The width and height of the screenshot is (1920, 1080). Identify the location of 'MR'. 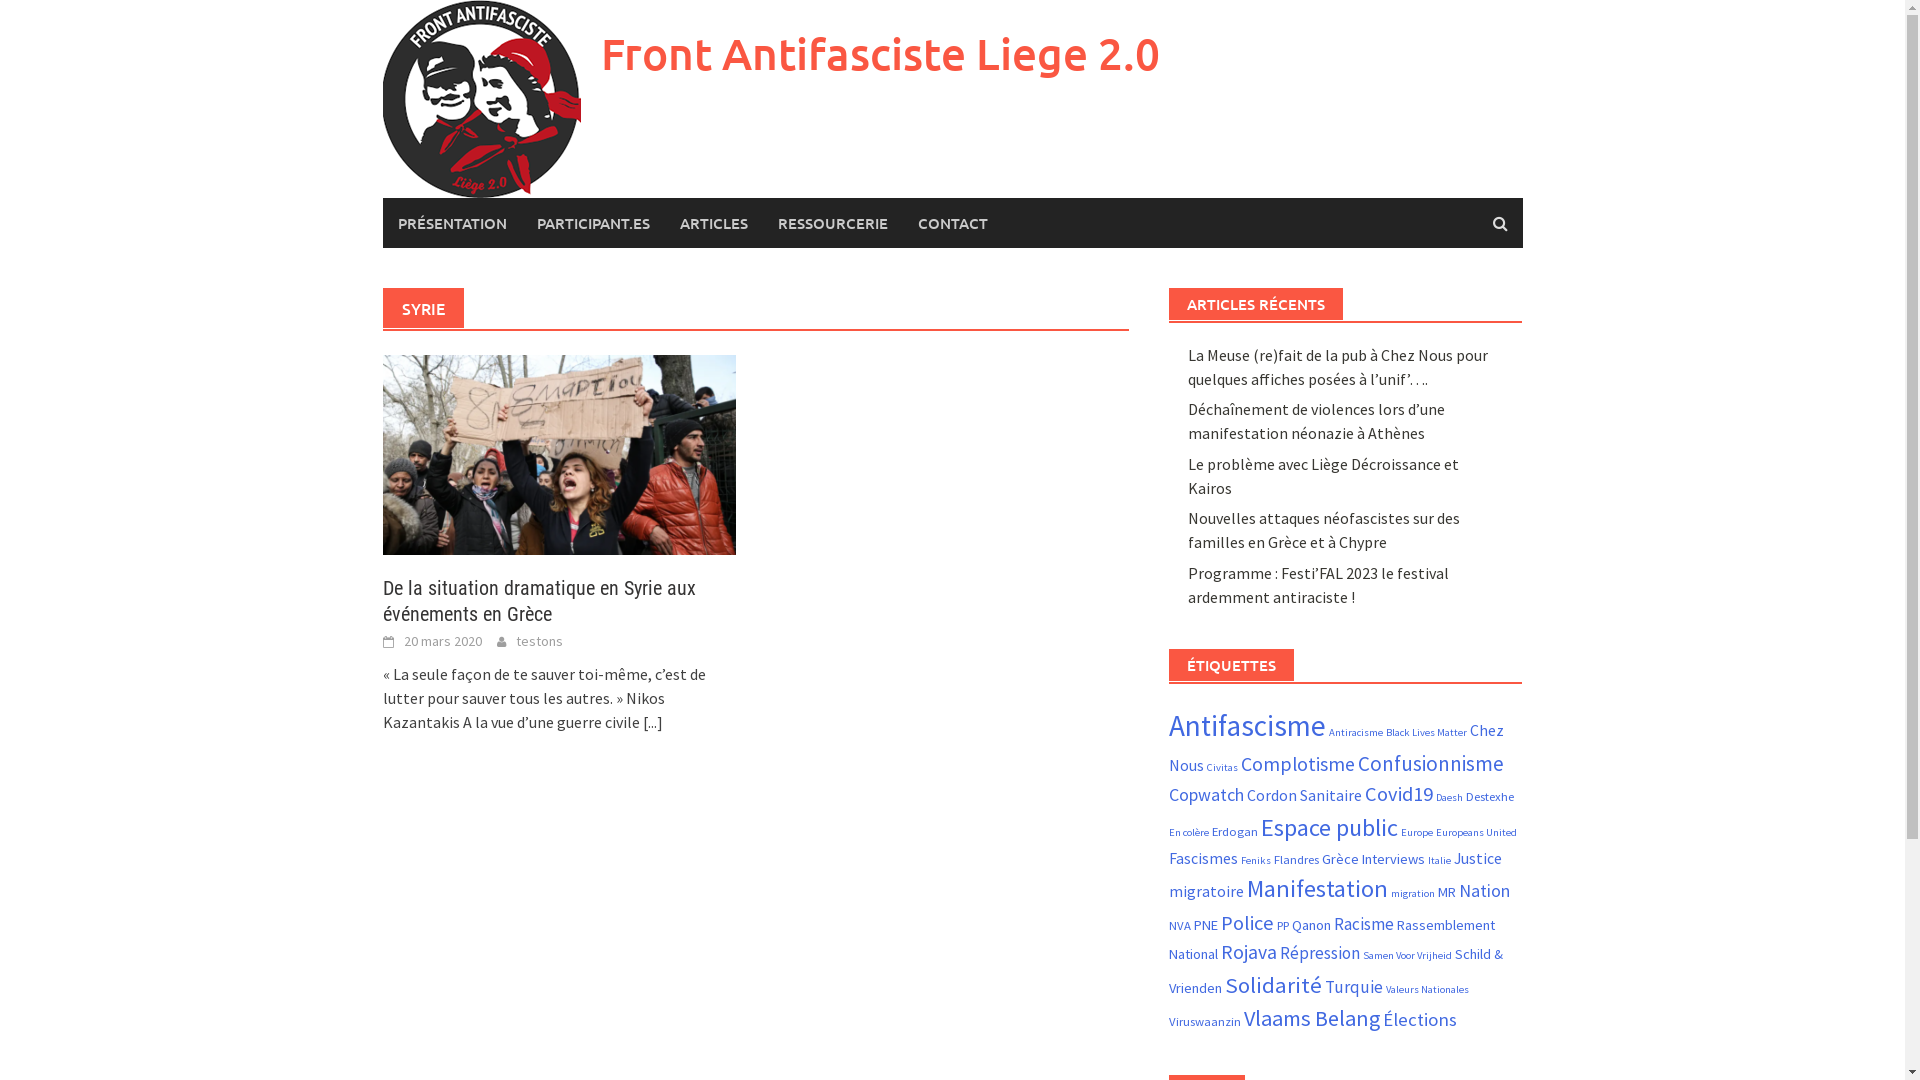
(1446, 890).